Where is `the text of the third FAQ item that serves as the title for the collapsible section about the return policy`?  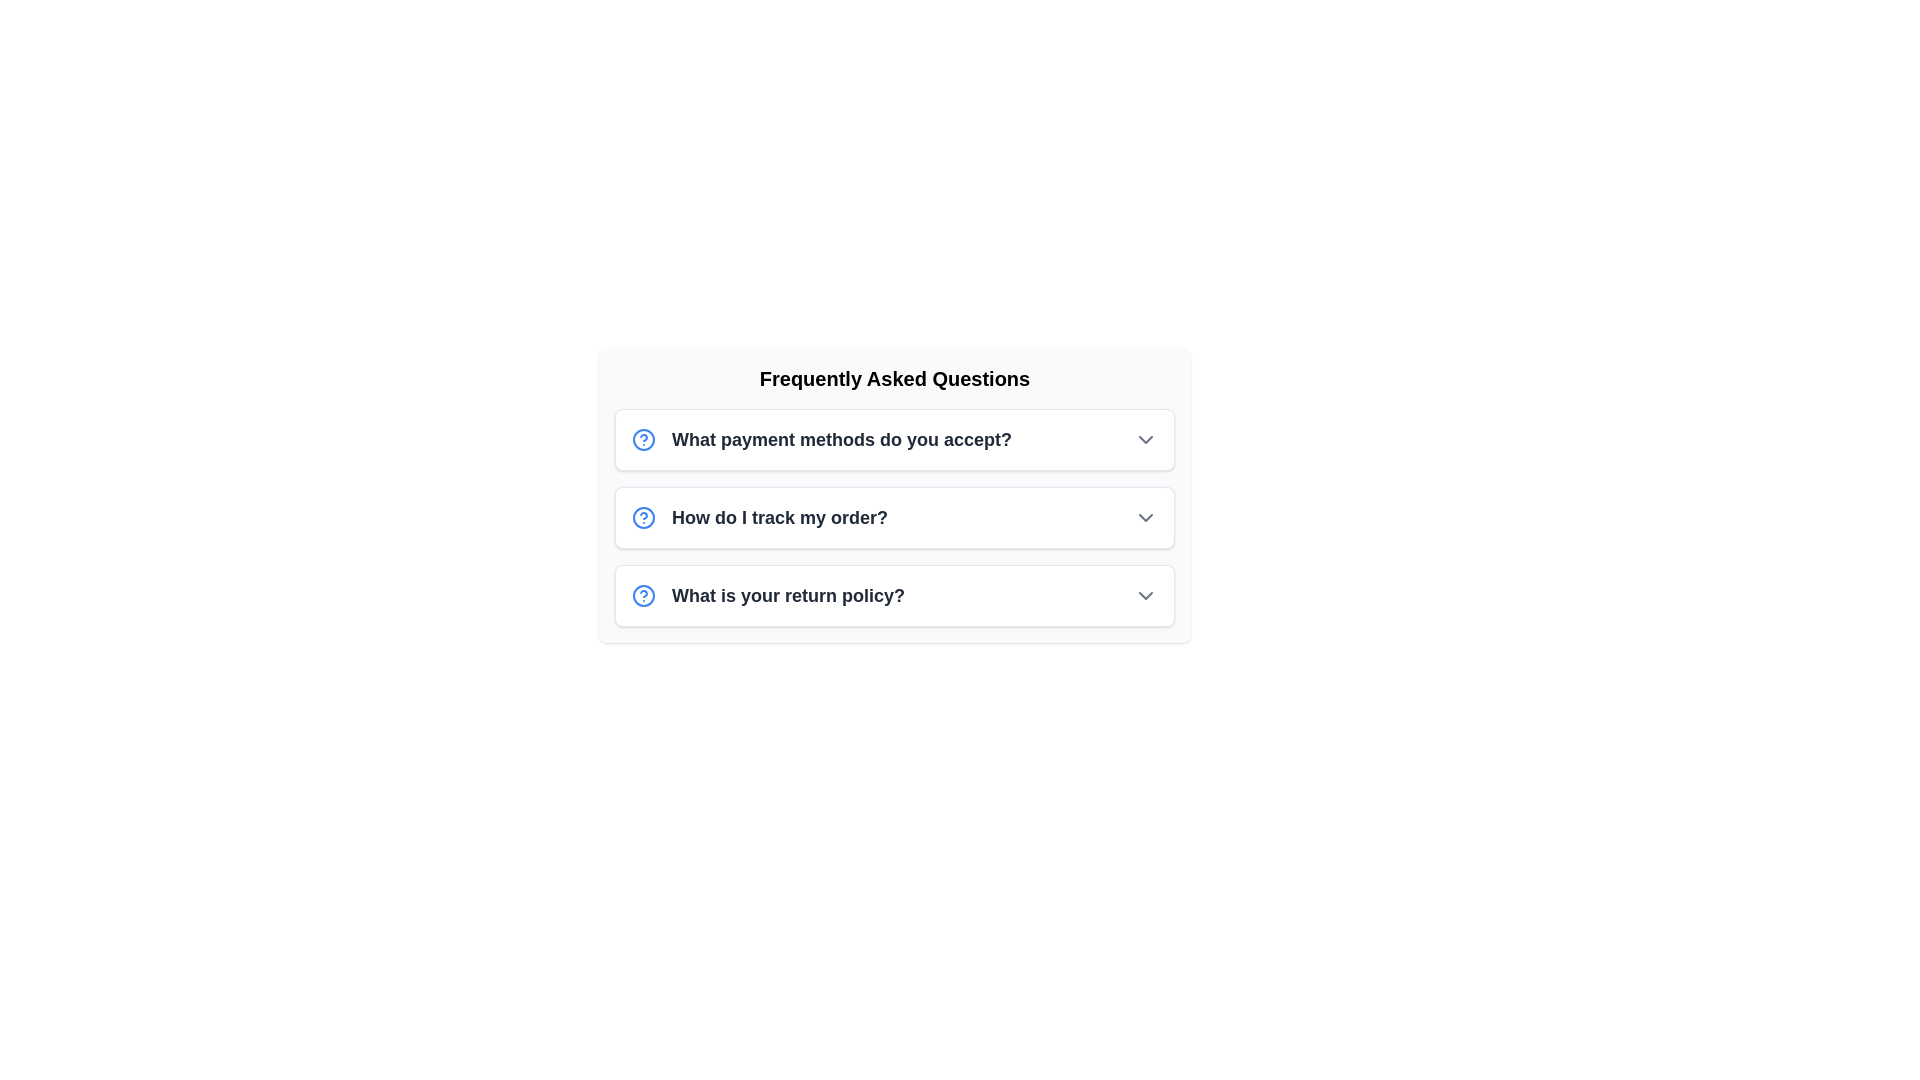
the text of the third FAQ item that serves as the title for the collapsible section about the return policy is located at coordinates (787, 595).